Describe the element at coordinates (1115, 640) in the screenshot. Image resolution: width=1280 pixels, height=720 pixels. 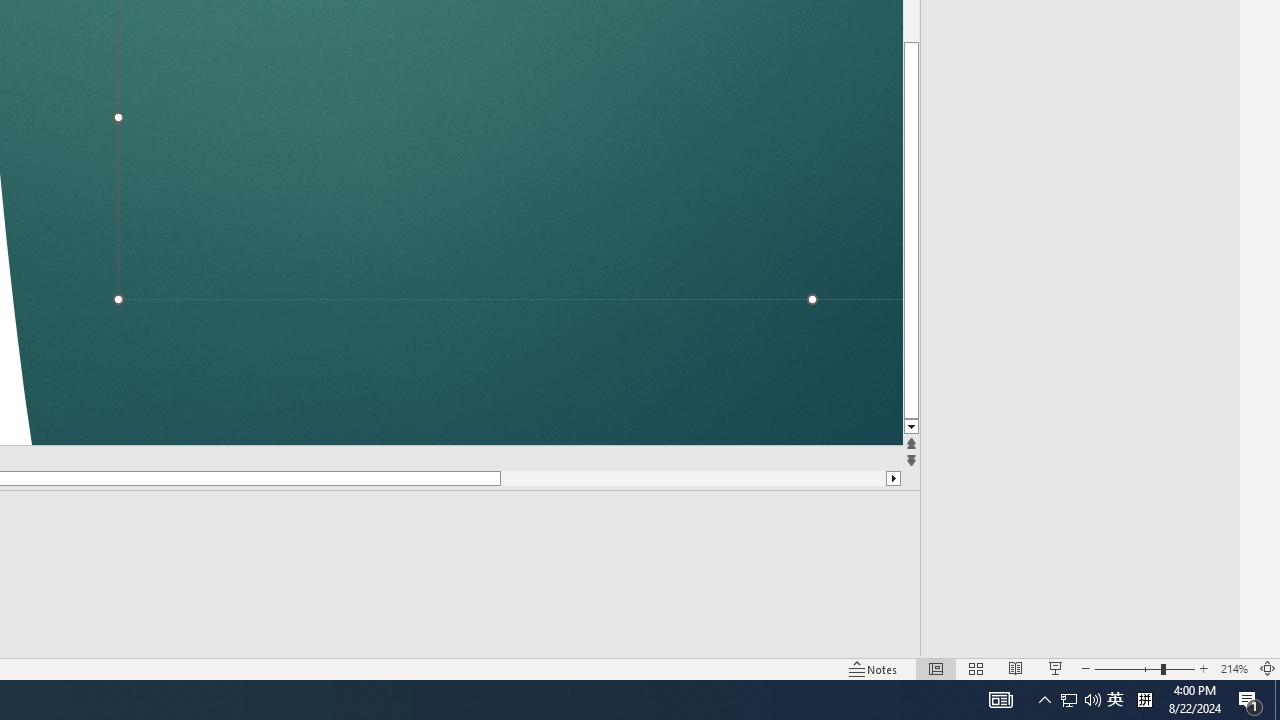
I see `'Zoom'` at that location.